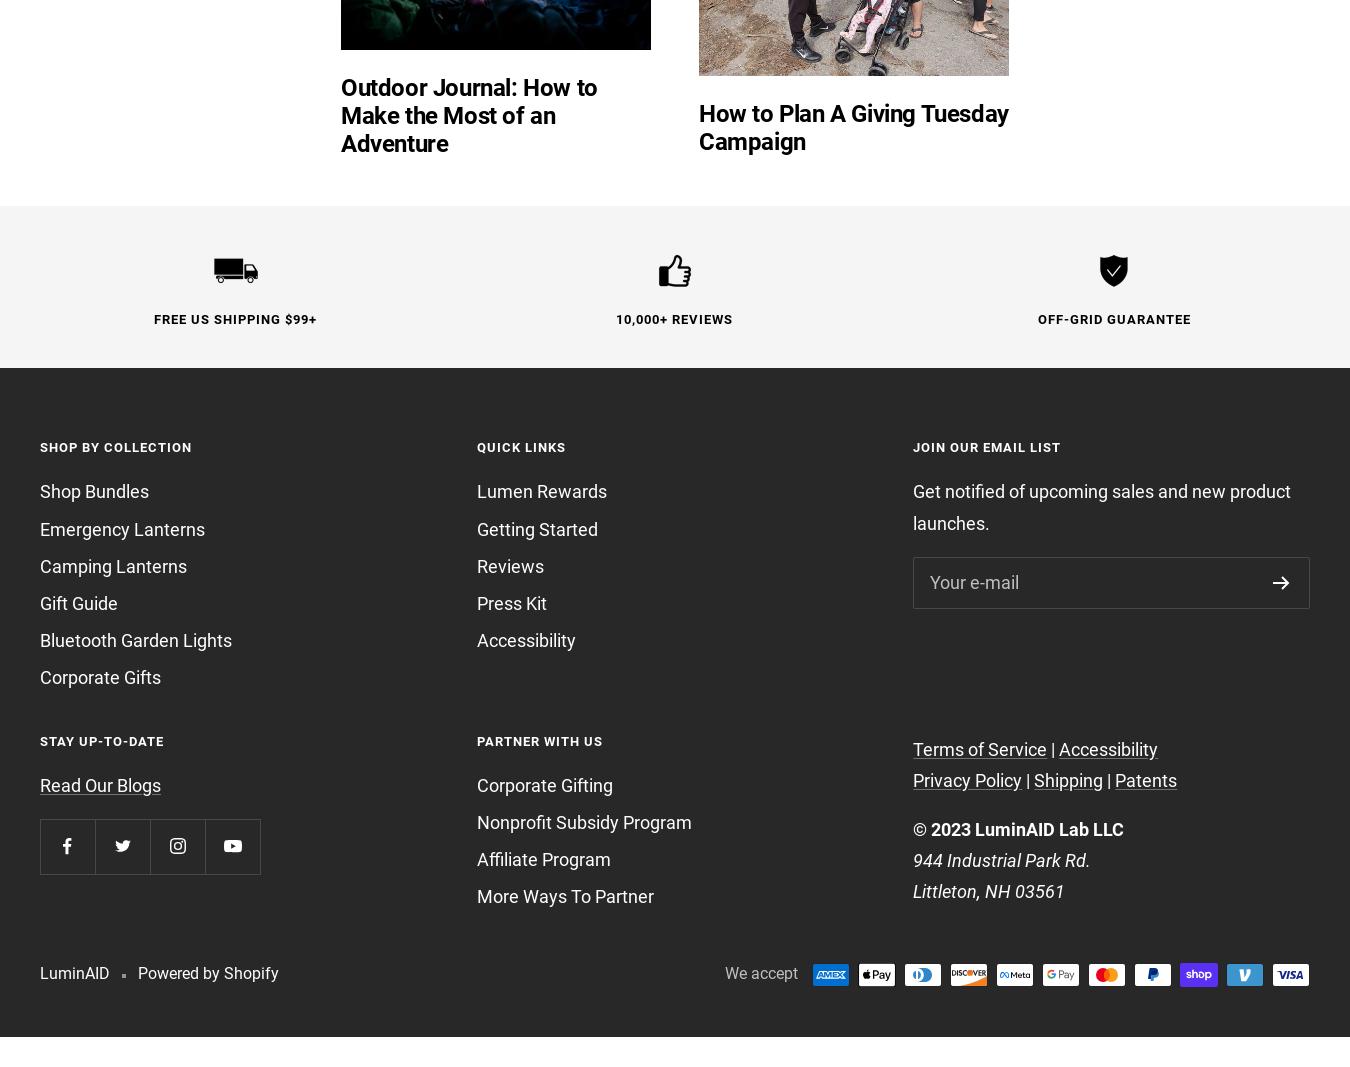  What do you see at coordinates (99, 677) in the screenshot?
I see `'Corporate Gifts'` at bounding box center [99, 677].